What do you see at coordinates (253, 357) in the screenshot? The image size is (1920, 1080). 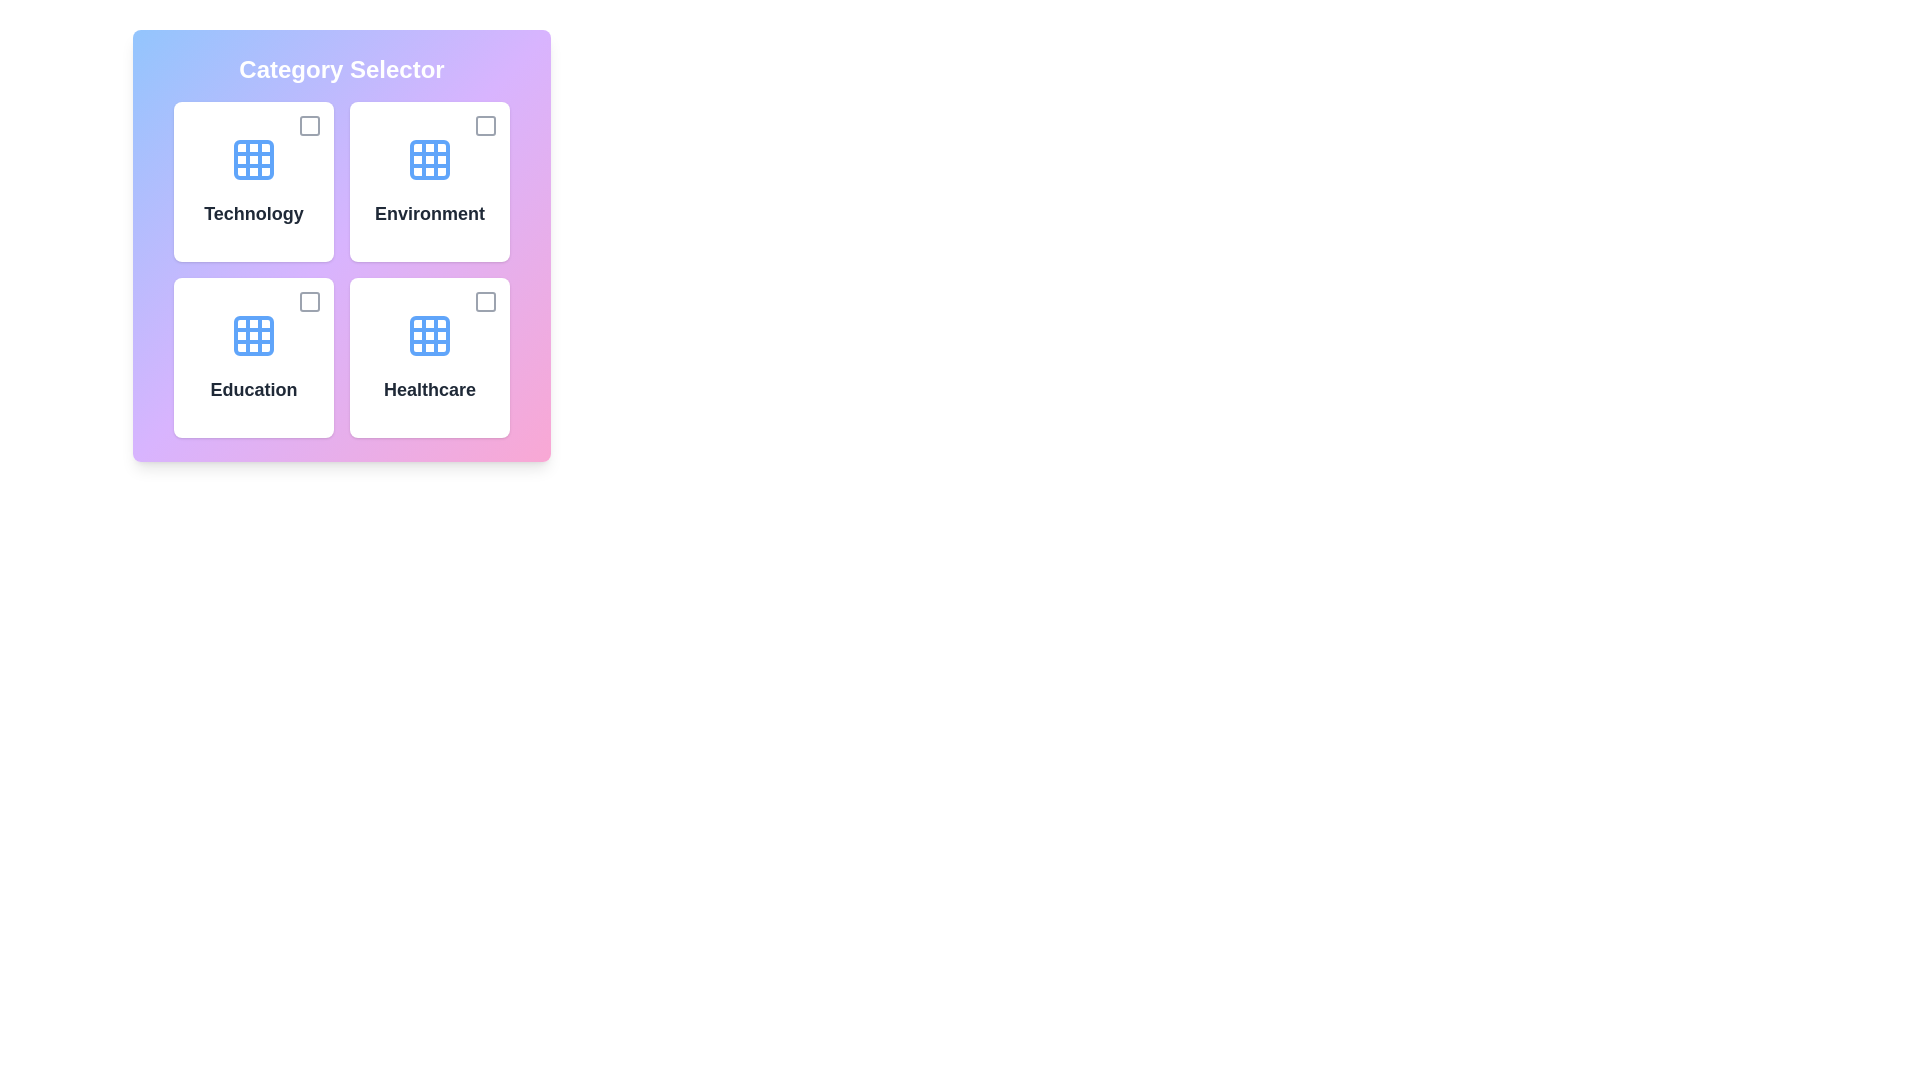 I see `the category card labeled Education to toggle its selection state` at bounding box center [253, 357].